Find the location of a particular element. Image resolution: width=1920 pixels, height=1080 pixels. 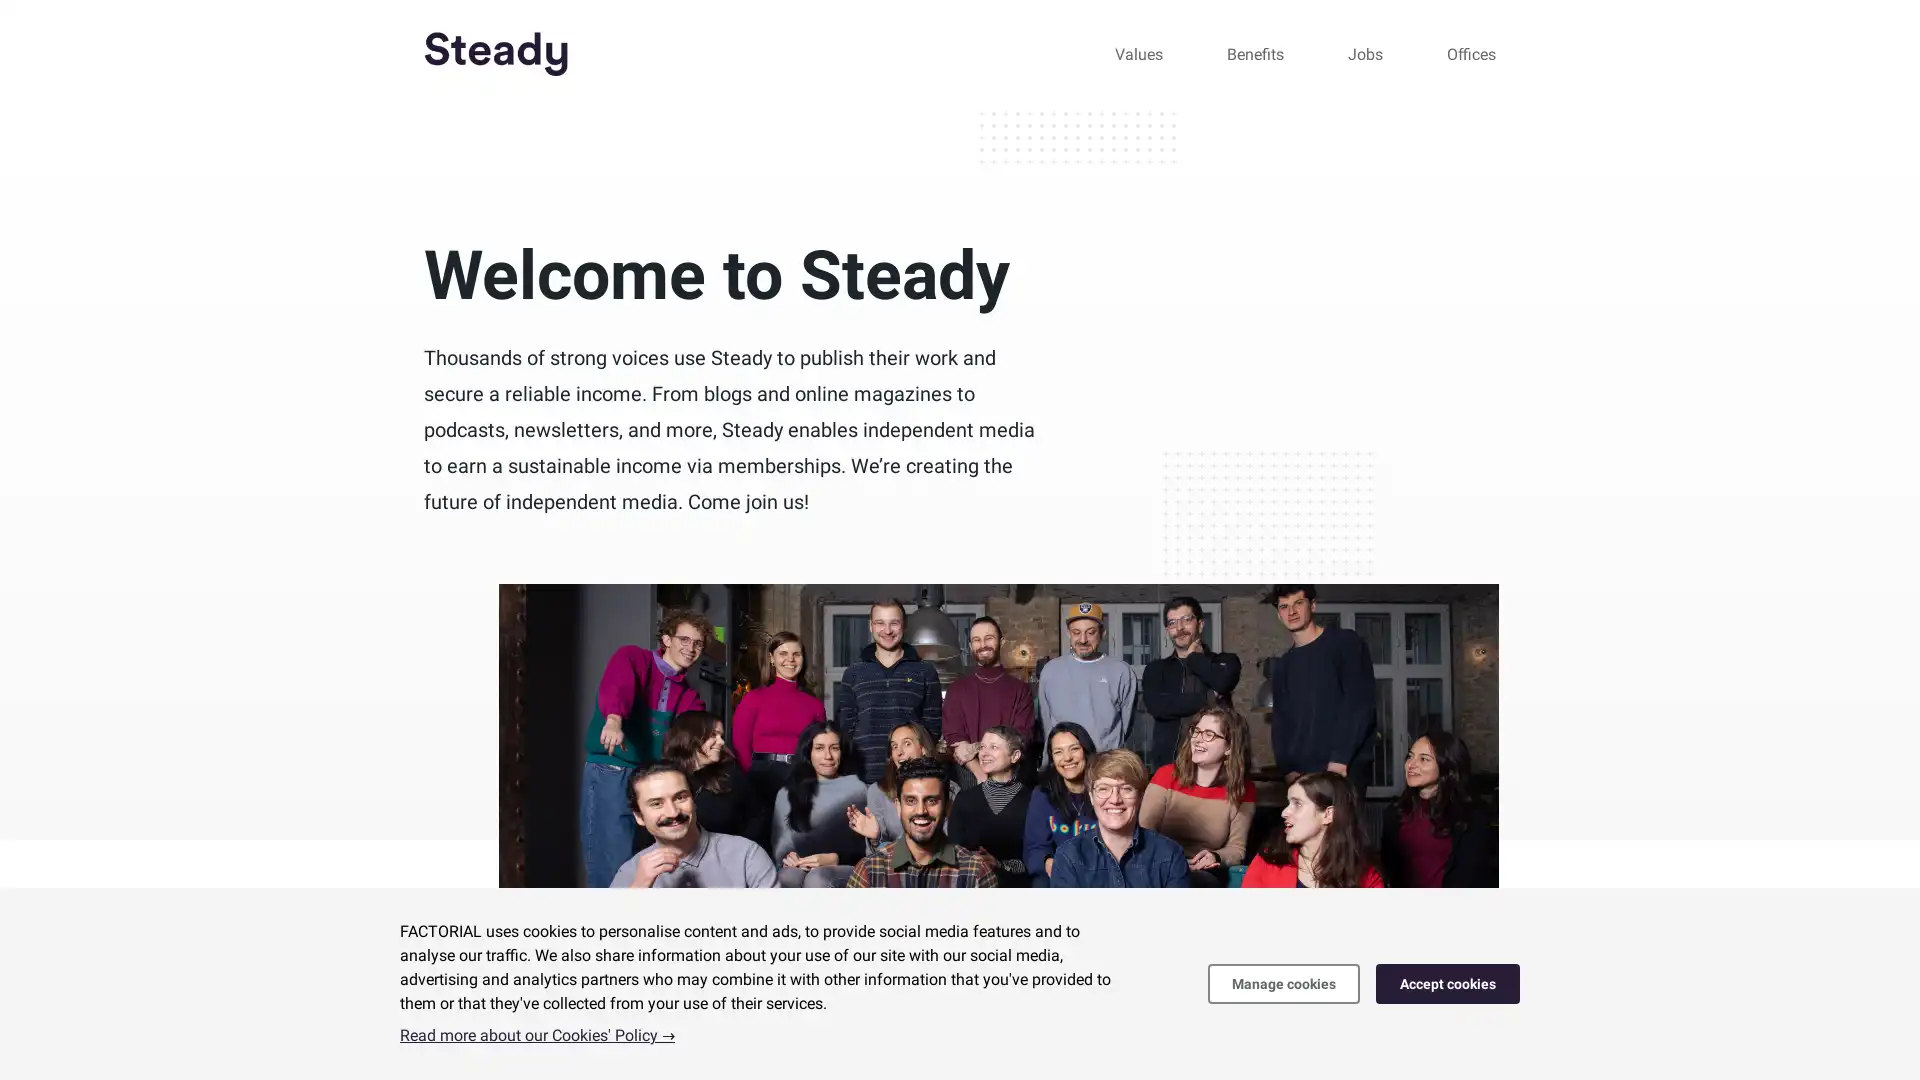

Accept cookies is located at coordinates (1448, 982).